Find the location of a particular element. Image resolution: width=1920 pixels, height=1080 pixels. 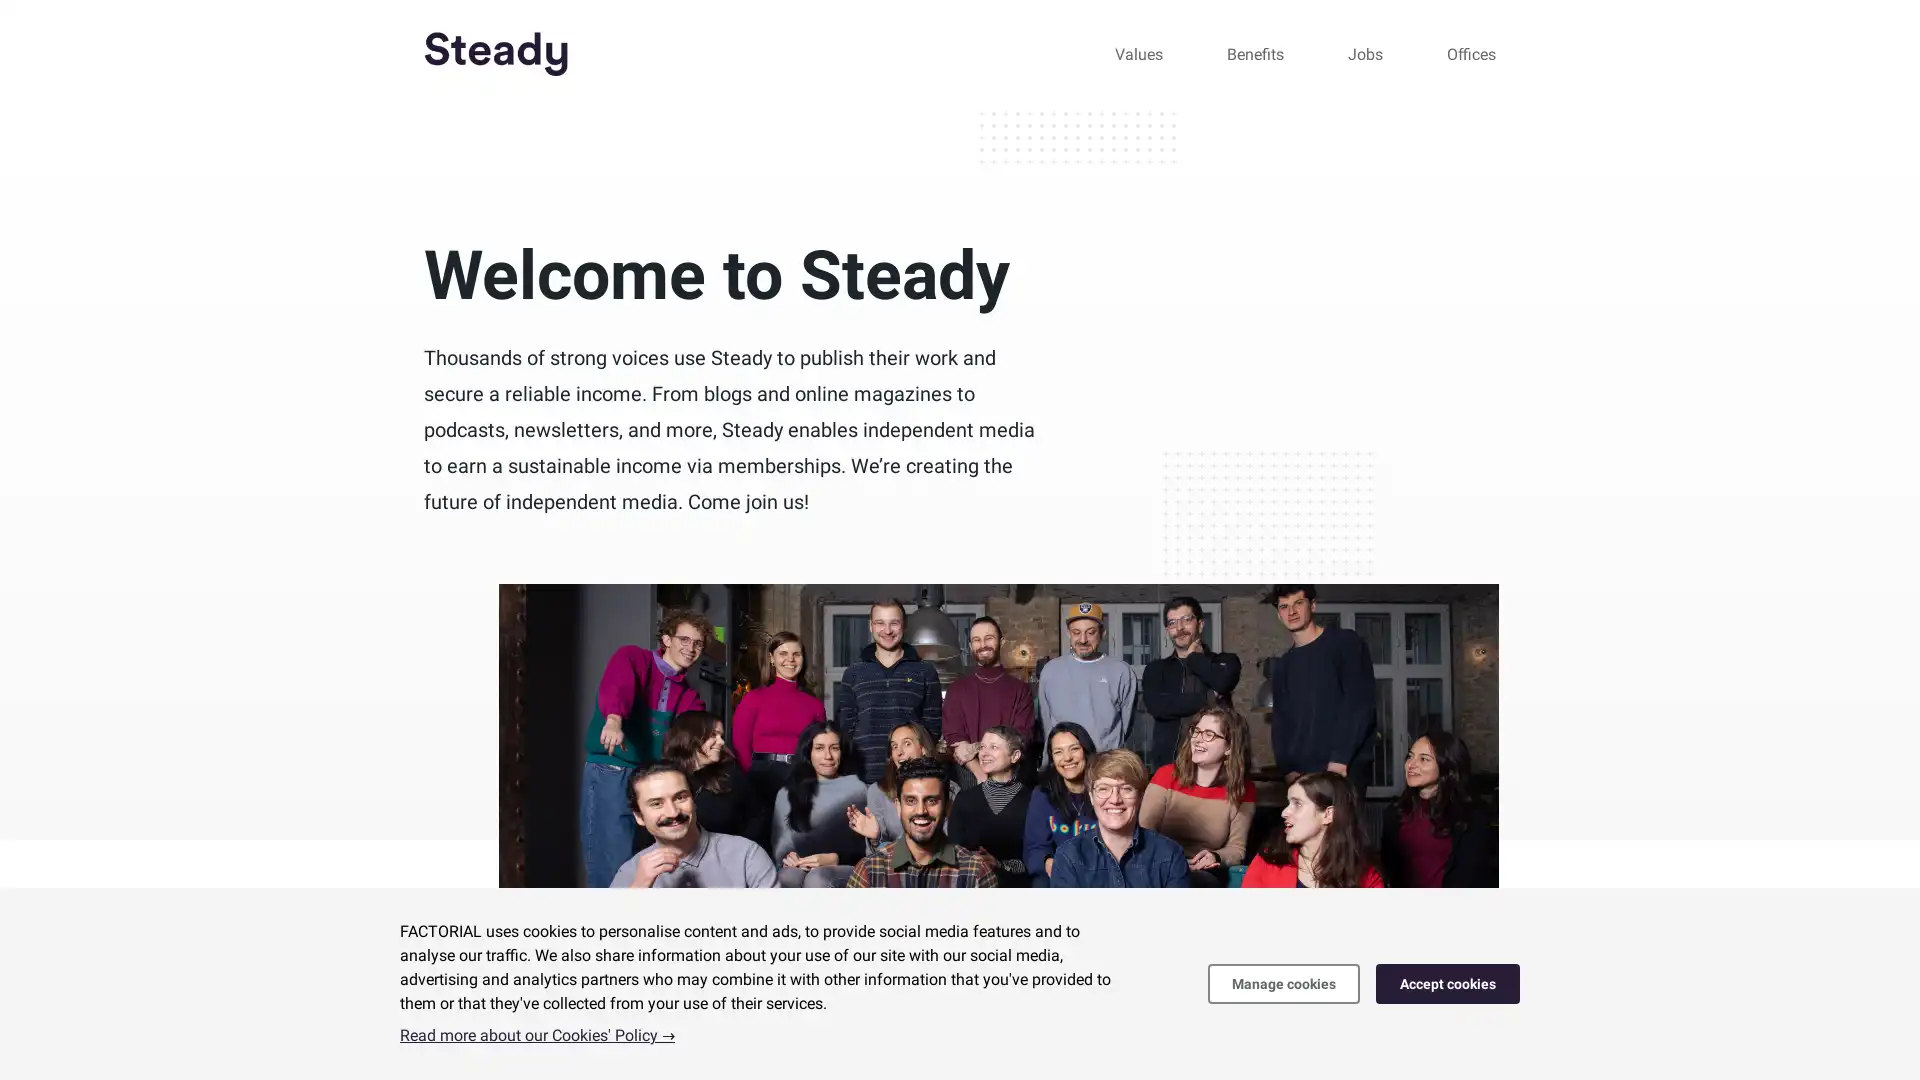

Accept cookies is located at coordinates (1448, 982).